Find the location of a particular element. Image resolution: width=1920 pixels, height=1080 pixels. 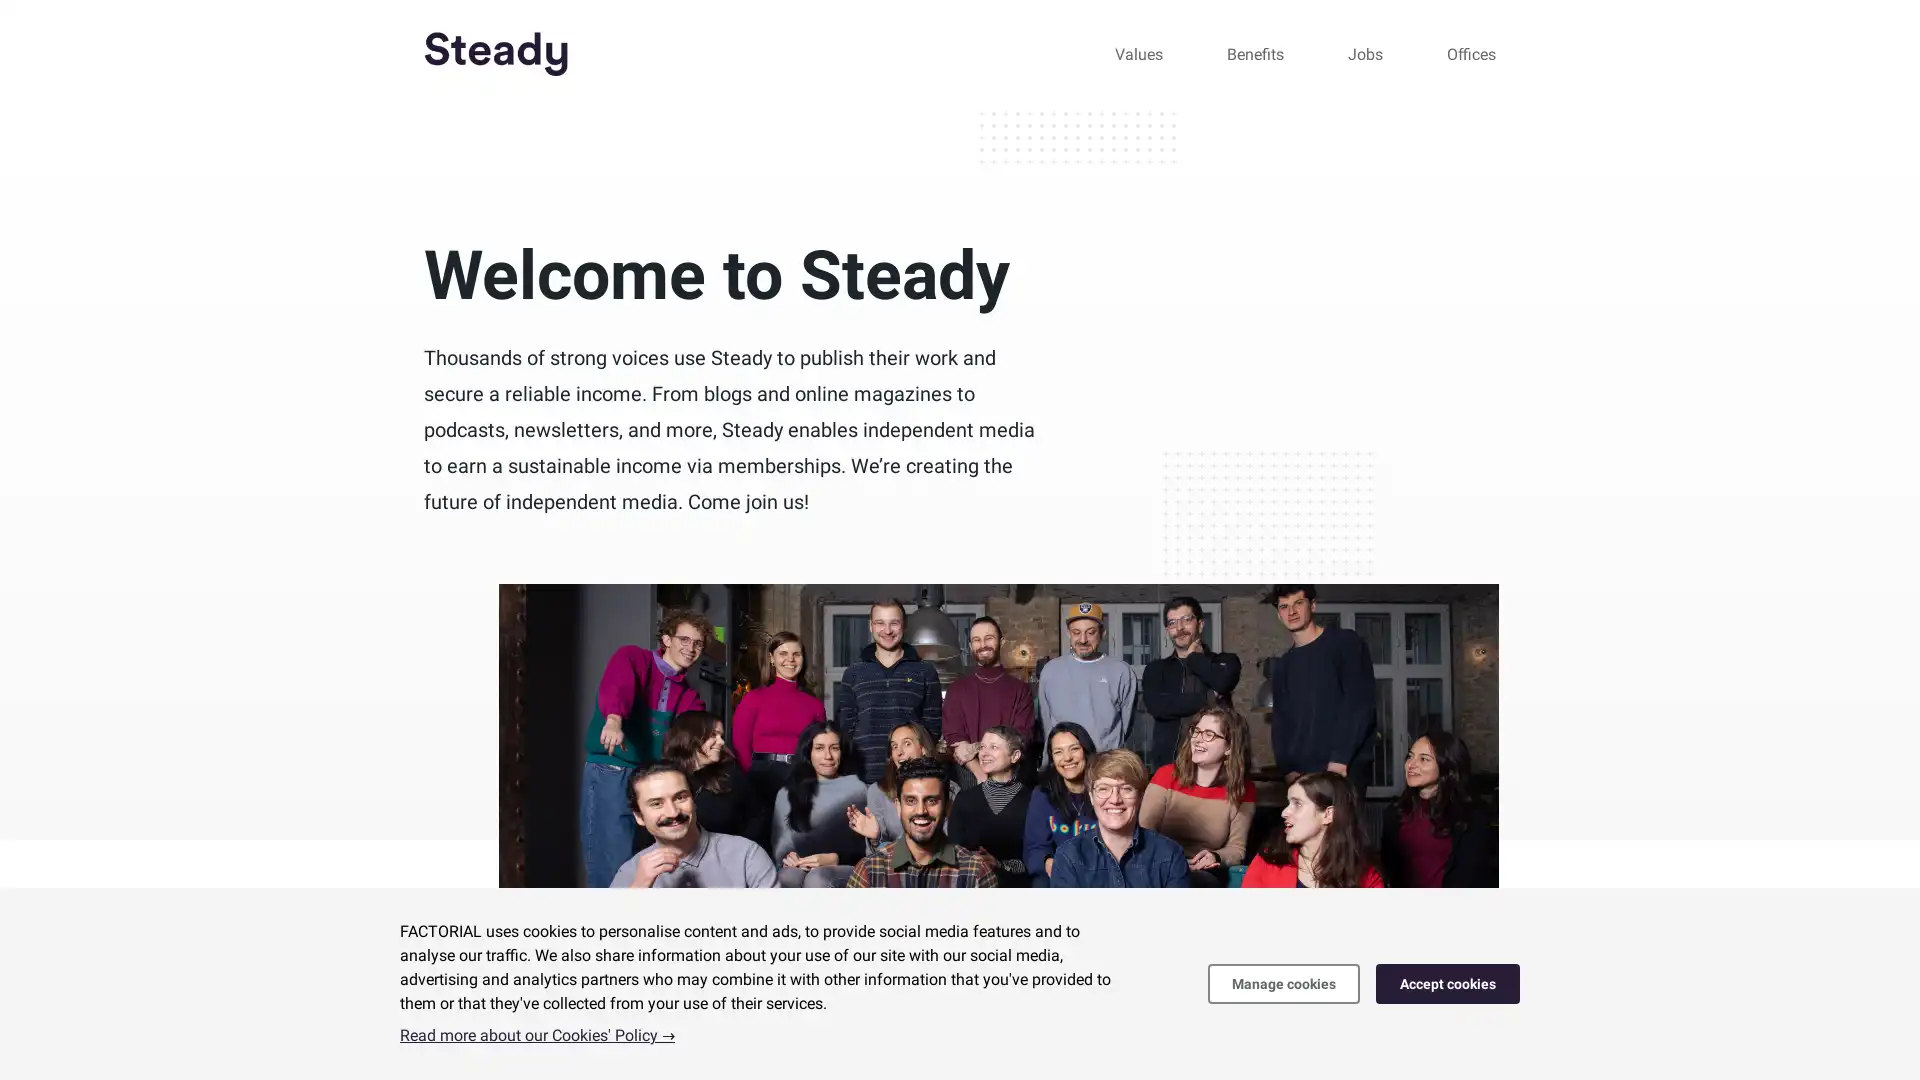

Accept cookies is located at coordinates (1448, 982).